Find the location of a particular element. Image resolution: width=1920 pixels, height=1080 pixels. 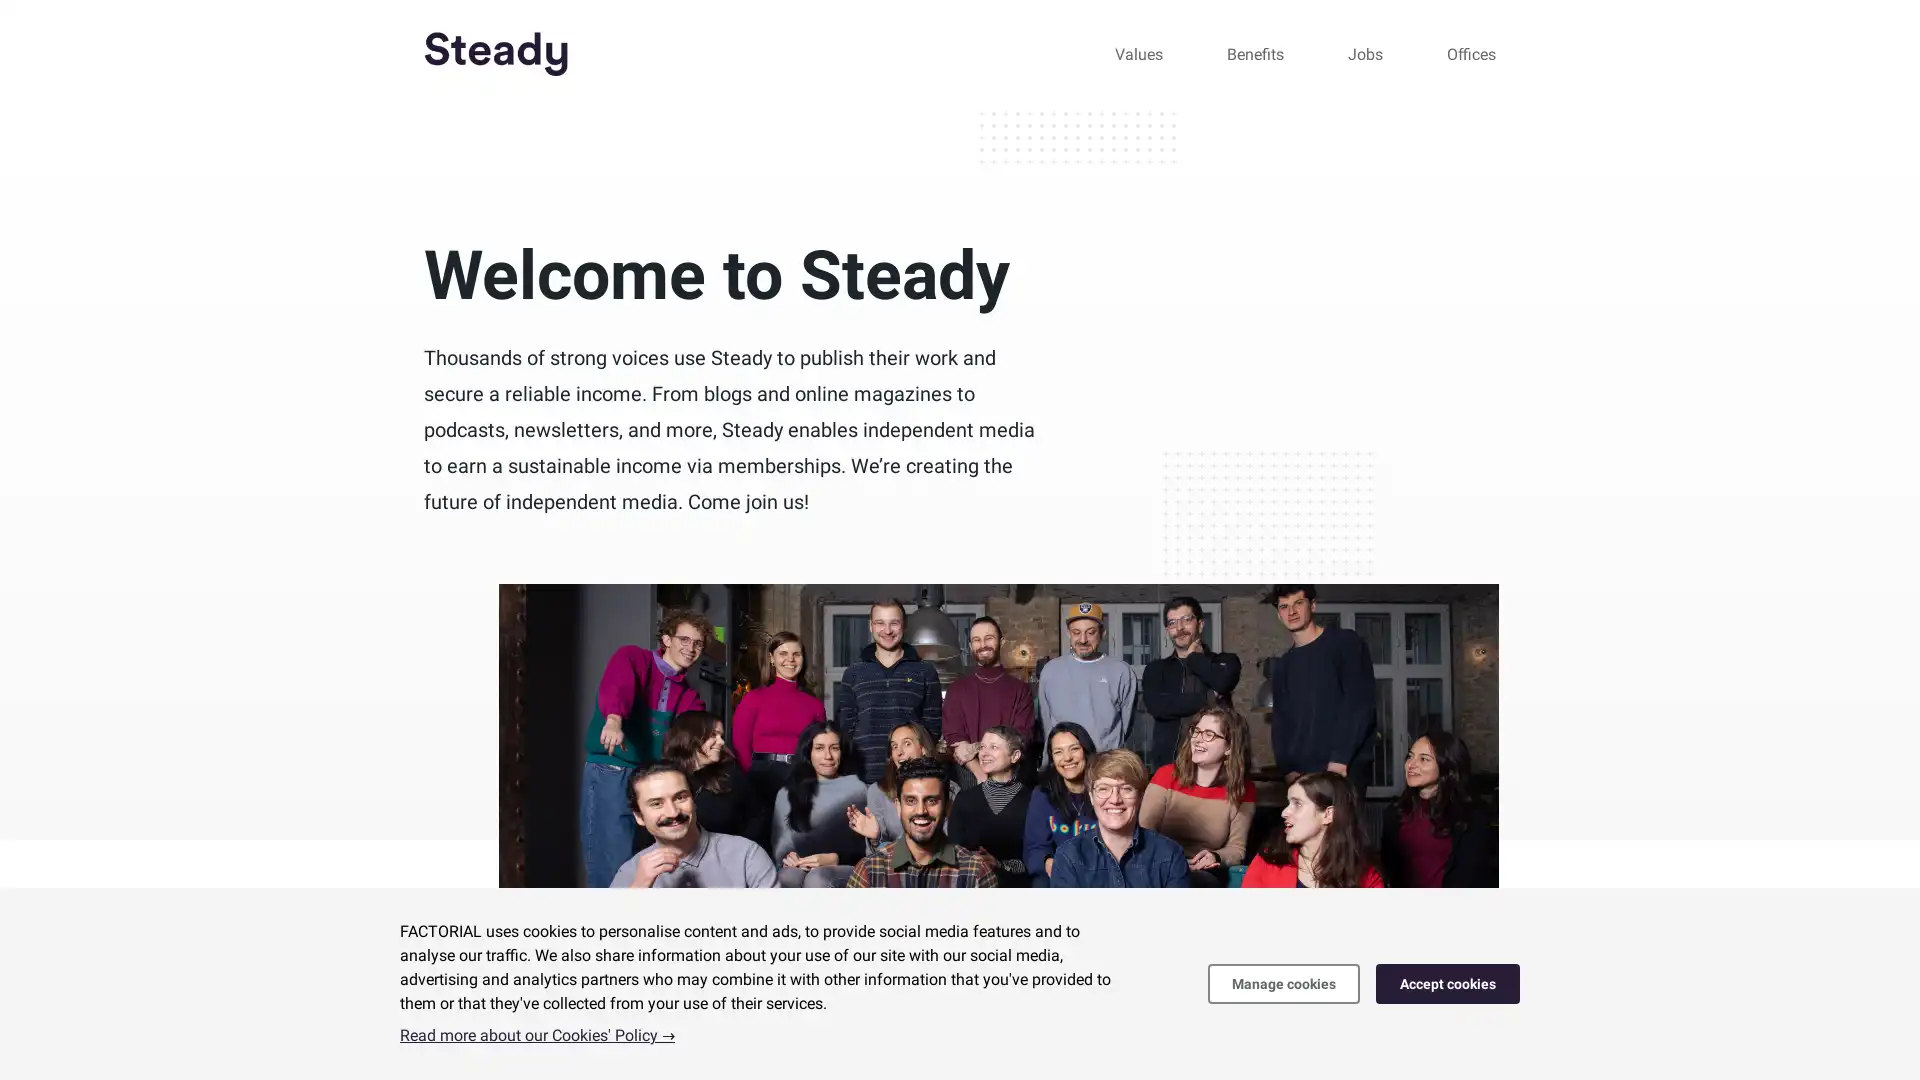

Accept cookies is located at coordinates (1448, 982).